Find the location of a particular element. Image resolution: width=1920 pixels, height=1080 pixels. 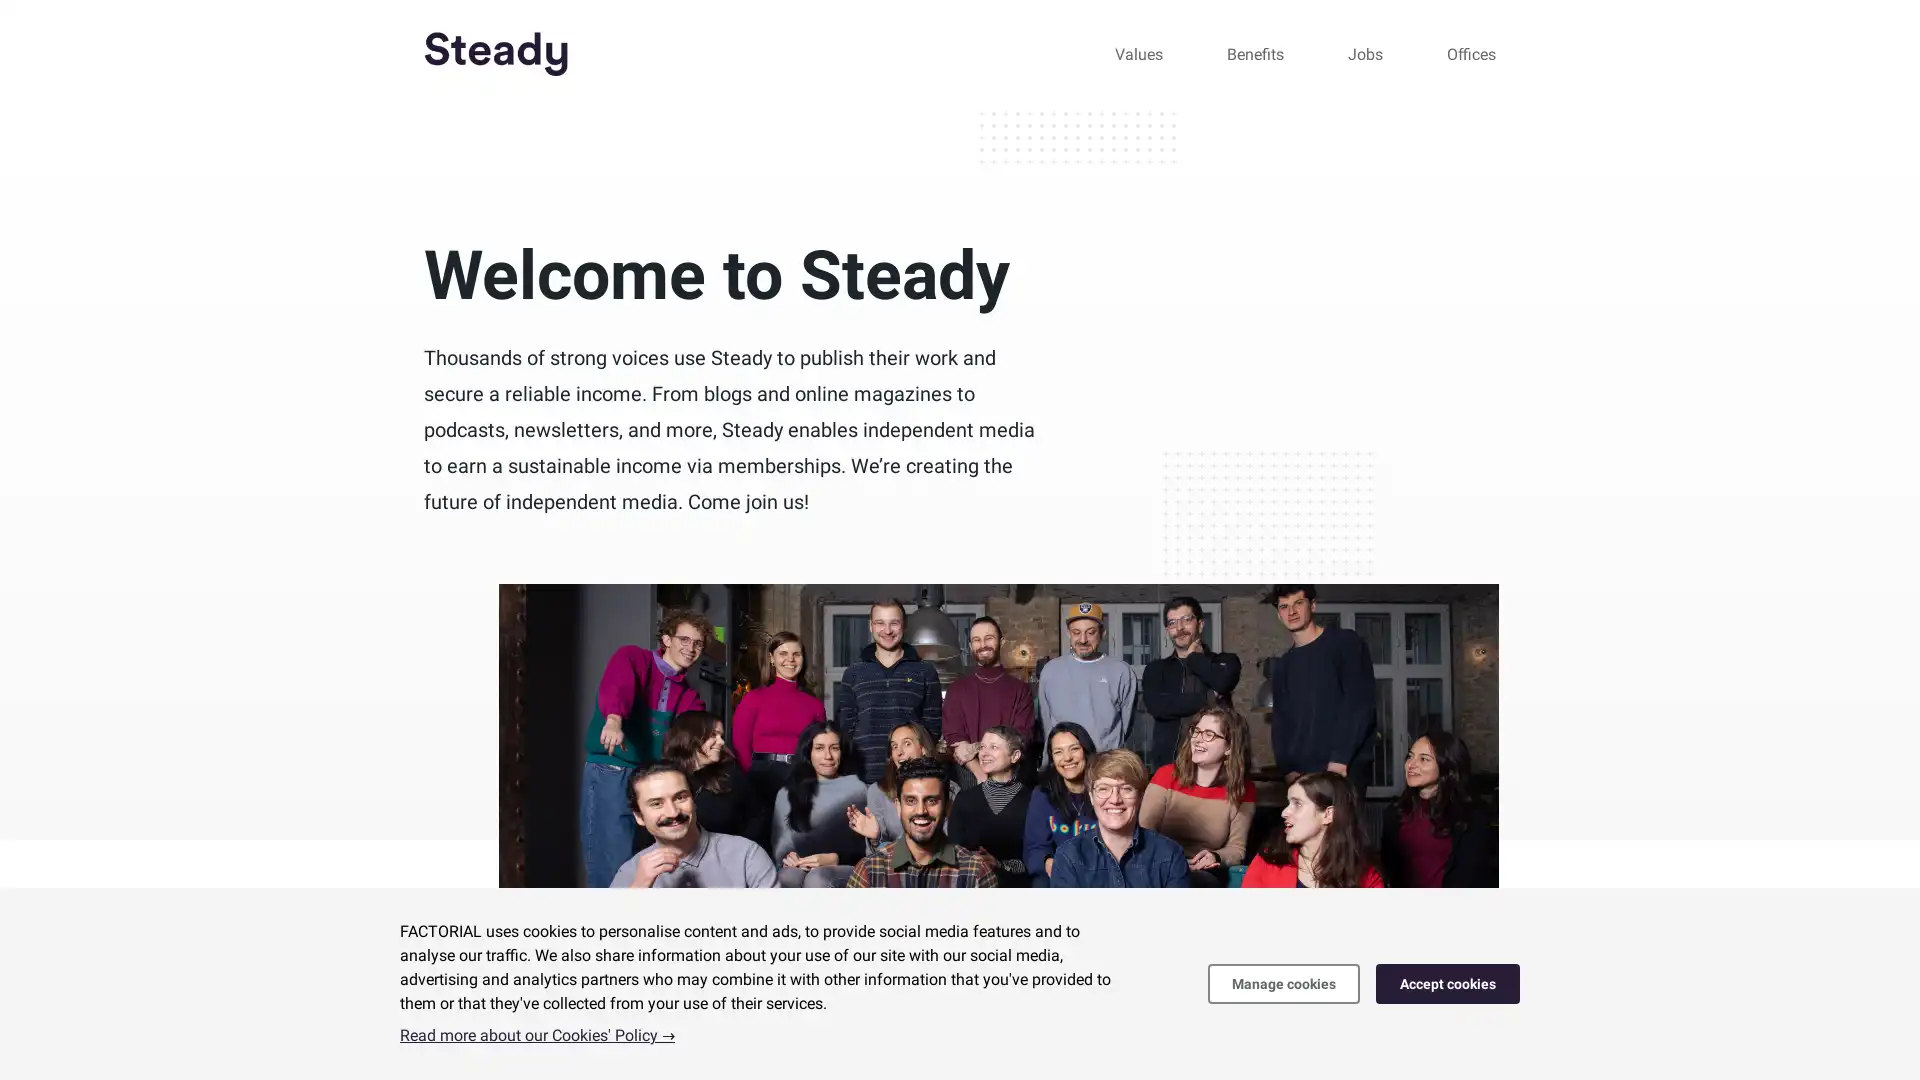

Accept cookies is located at coordinates (1448, 982).